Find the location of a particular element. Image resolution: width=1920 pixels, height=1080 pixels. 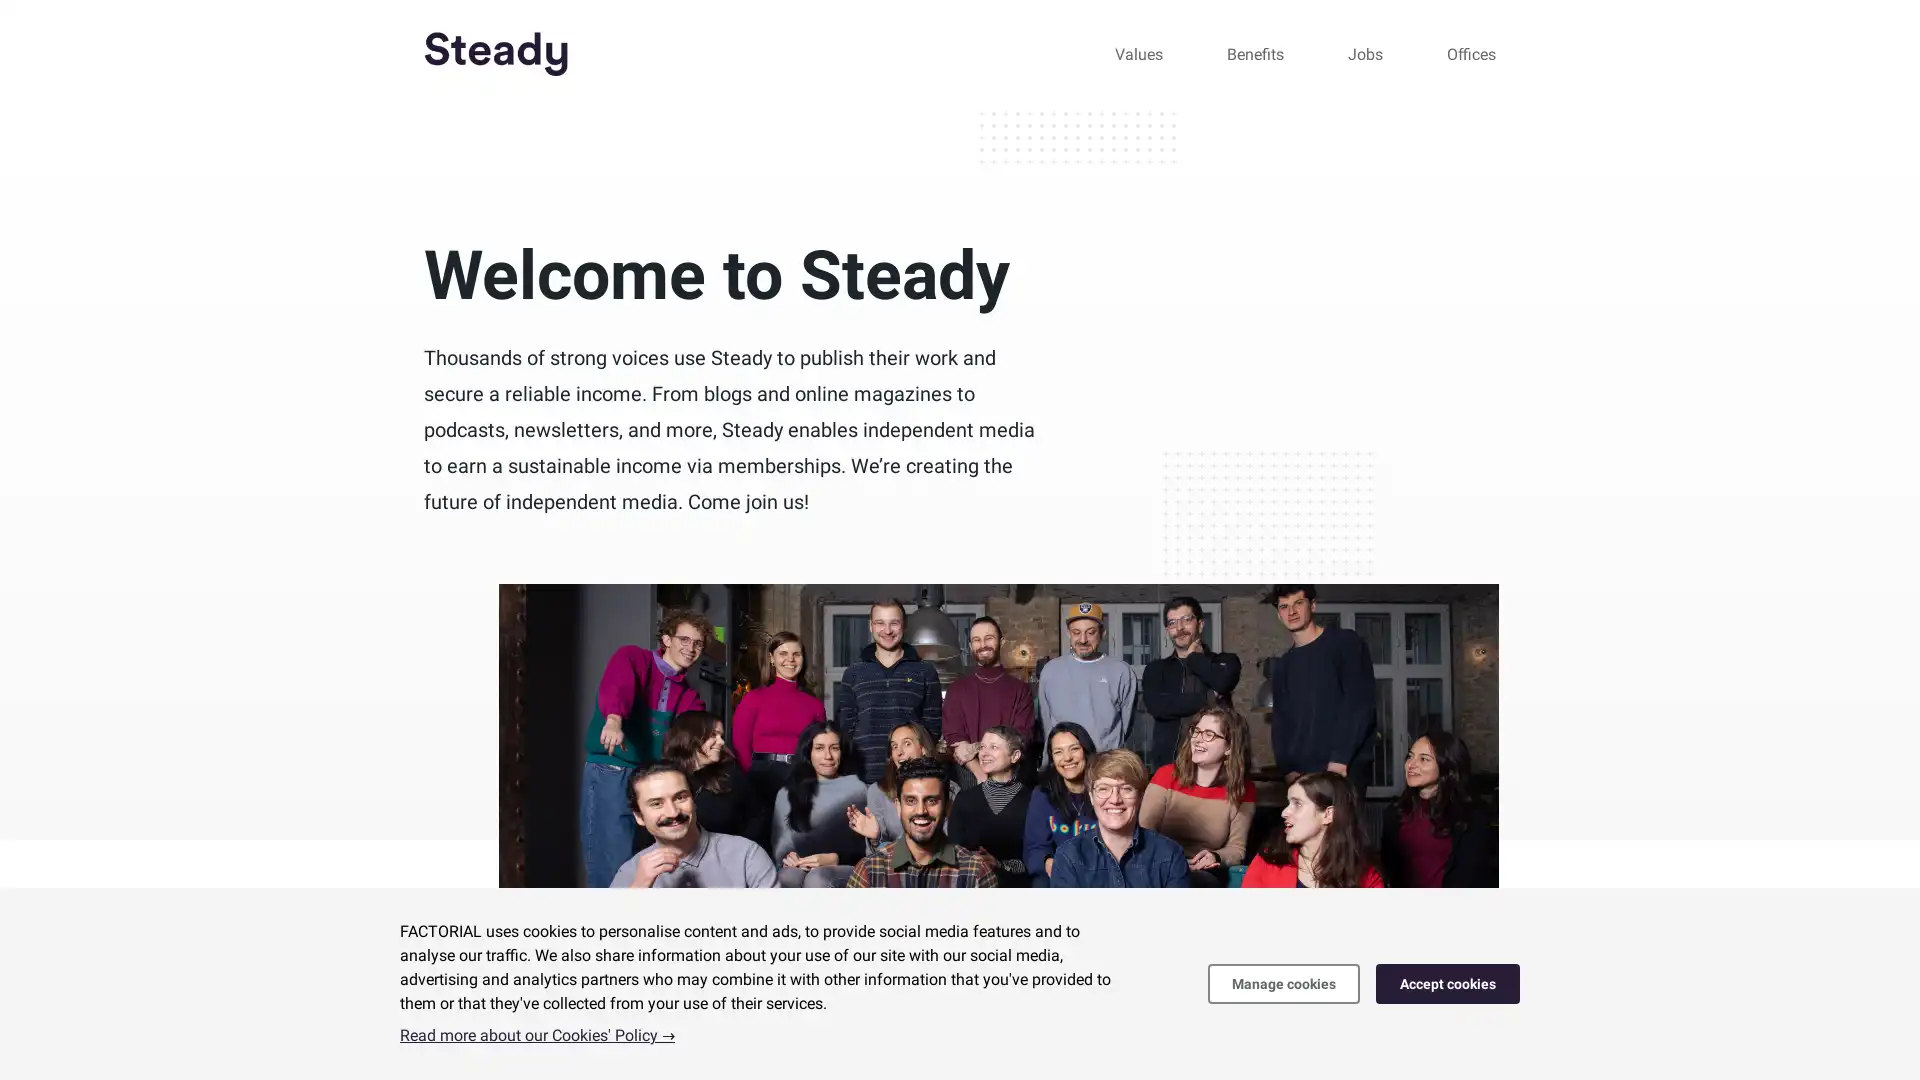

Accept cookies is located at coordinates (1448, 982).